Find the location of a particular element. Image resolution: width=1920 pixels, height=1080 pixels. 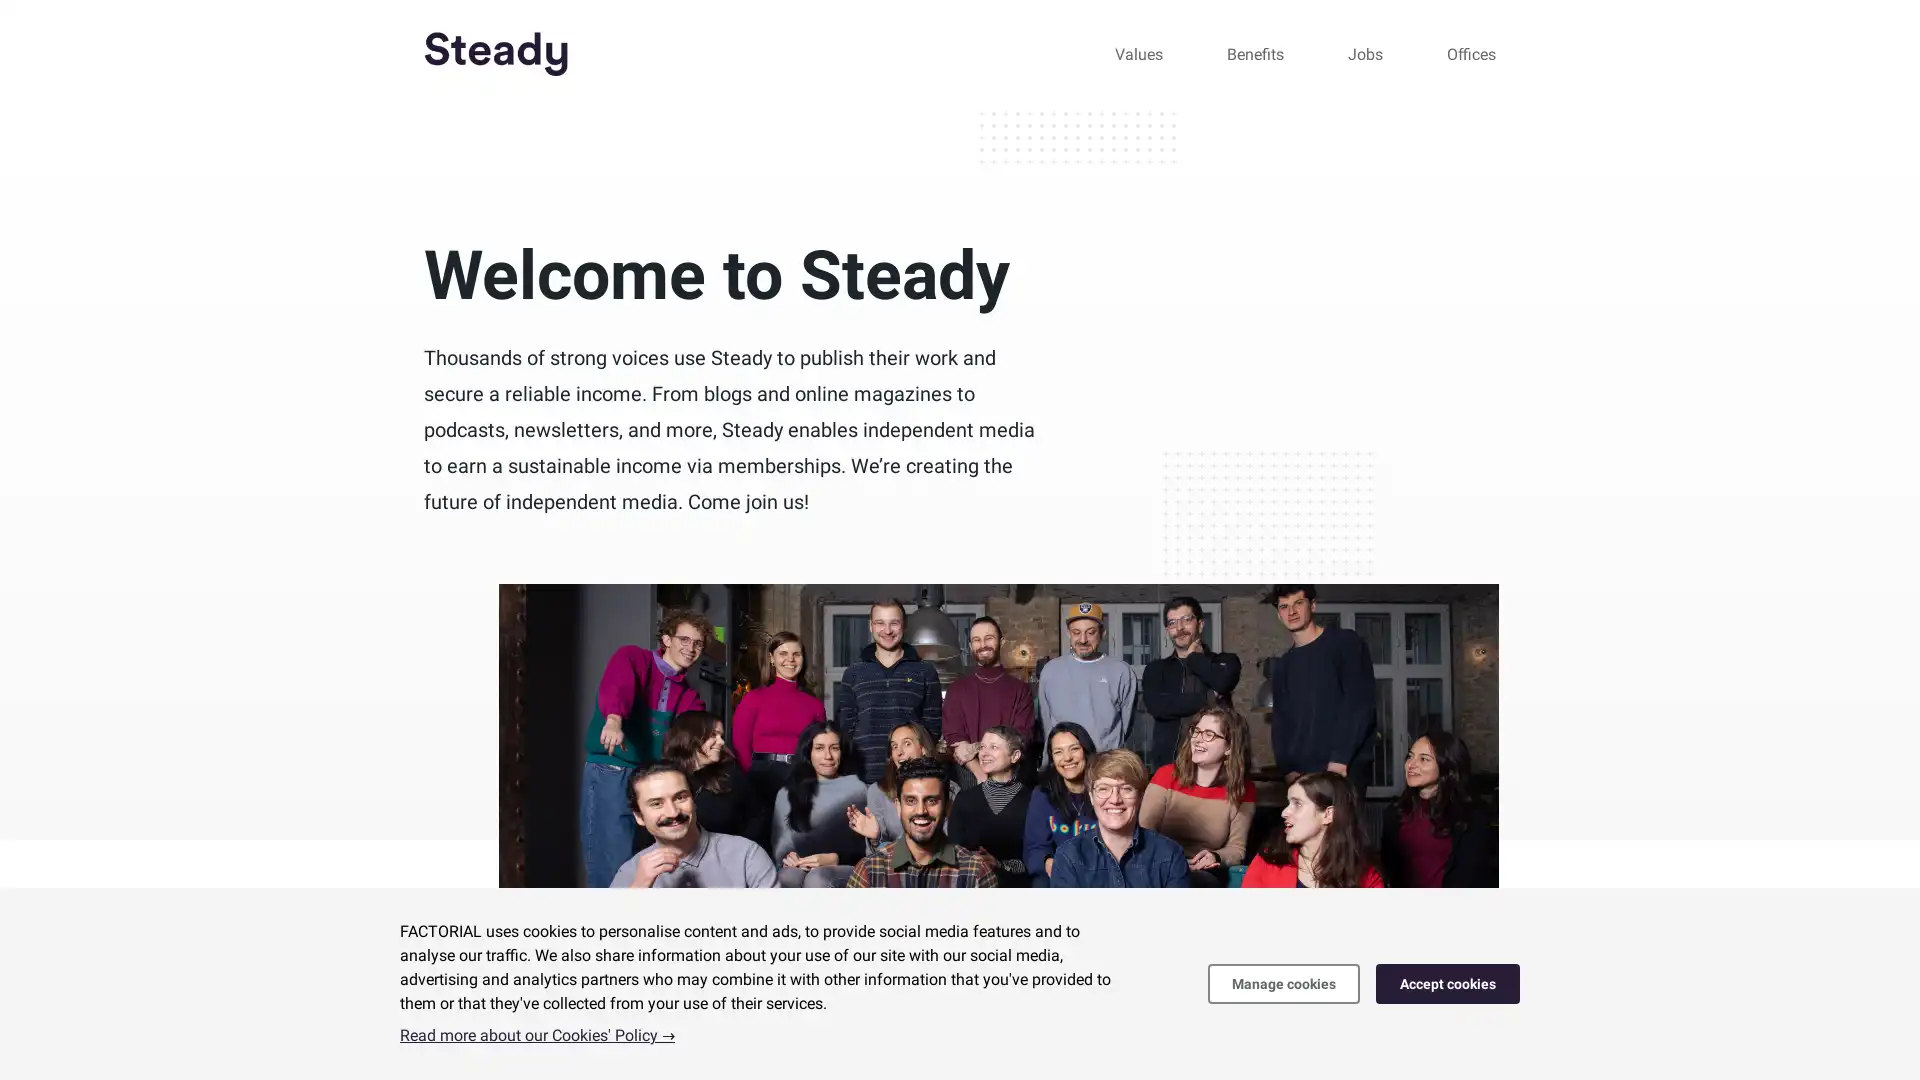

Accept cookies is located at coordinates (1448, 982).